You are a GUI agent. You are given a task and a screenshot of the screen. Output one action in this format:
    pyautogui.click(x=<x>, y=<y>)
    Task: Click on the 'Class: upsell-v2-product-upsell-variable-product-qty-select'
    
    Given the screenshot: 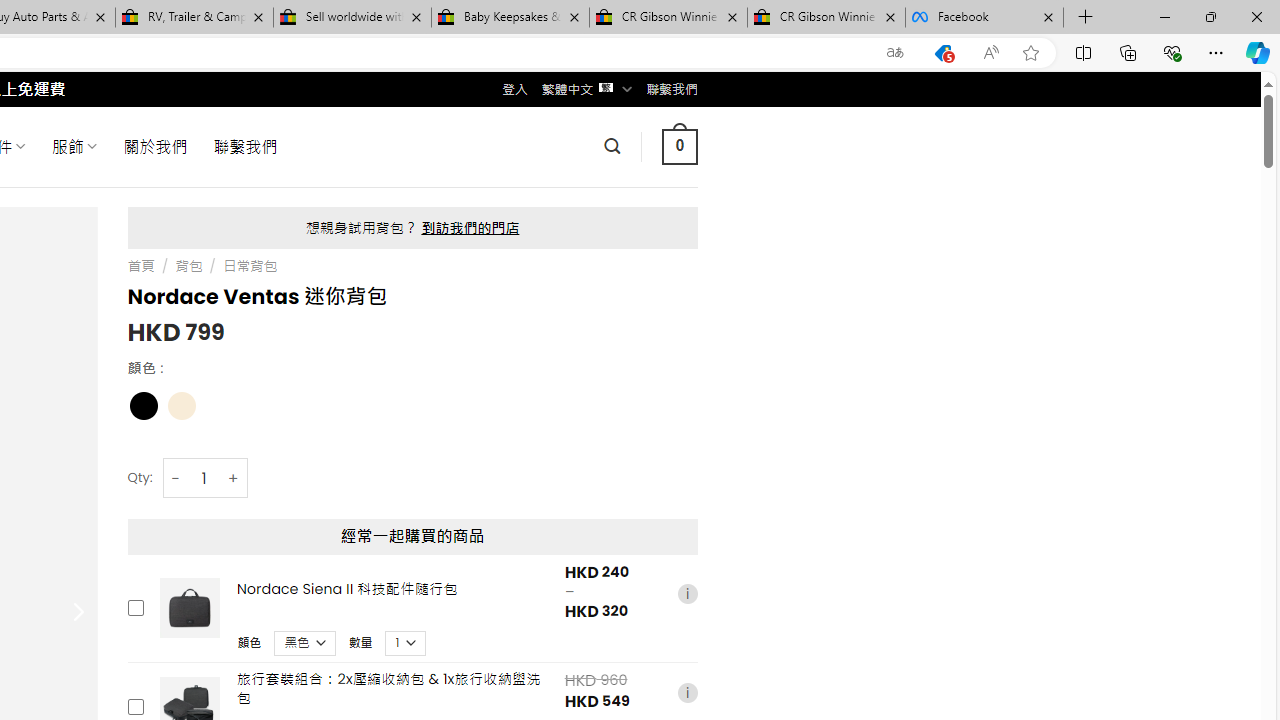 What is the action you would take?
    pyautogui.click(x=405, y=642)
    